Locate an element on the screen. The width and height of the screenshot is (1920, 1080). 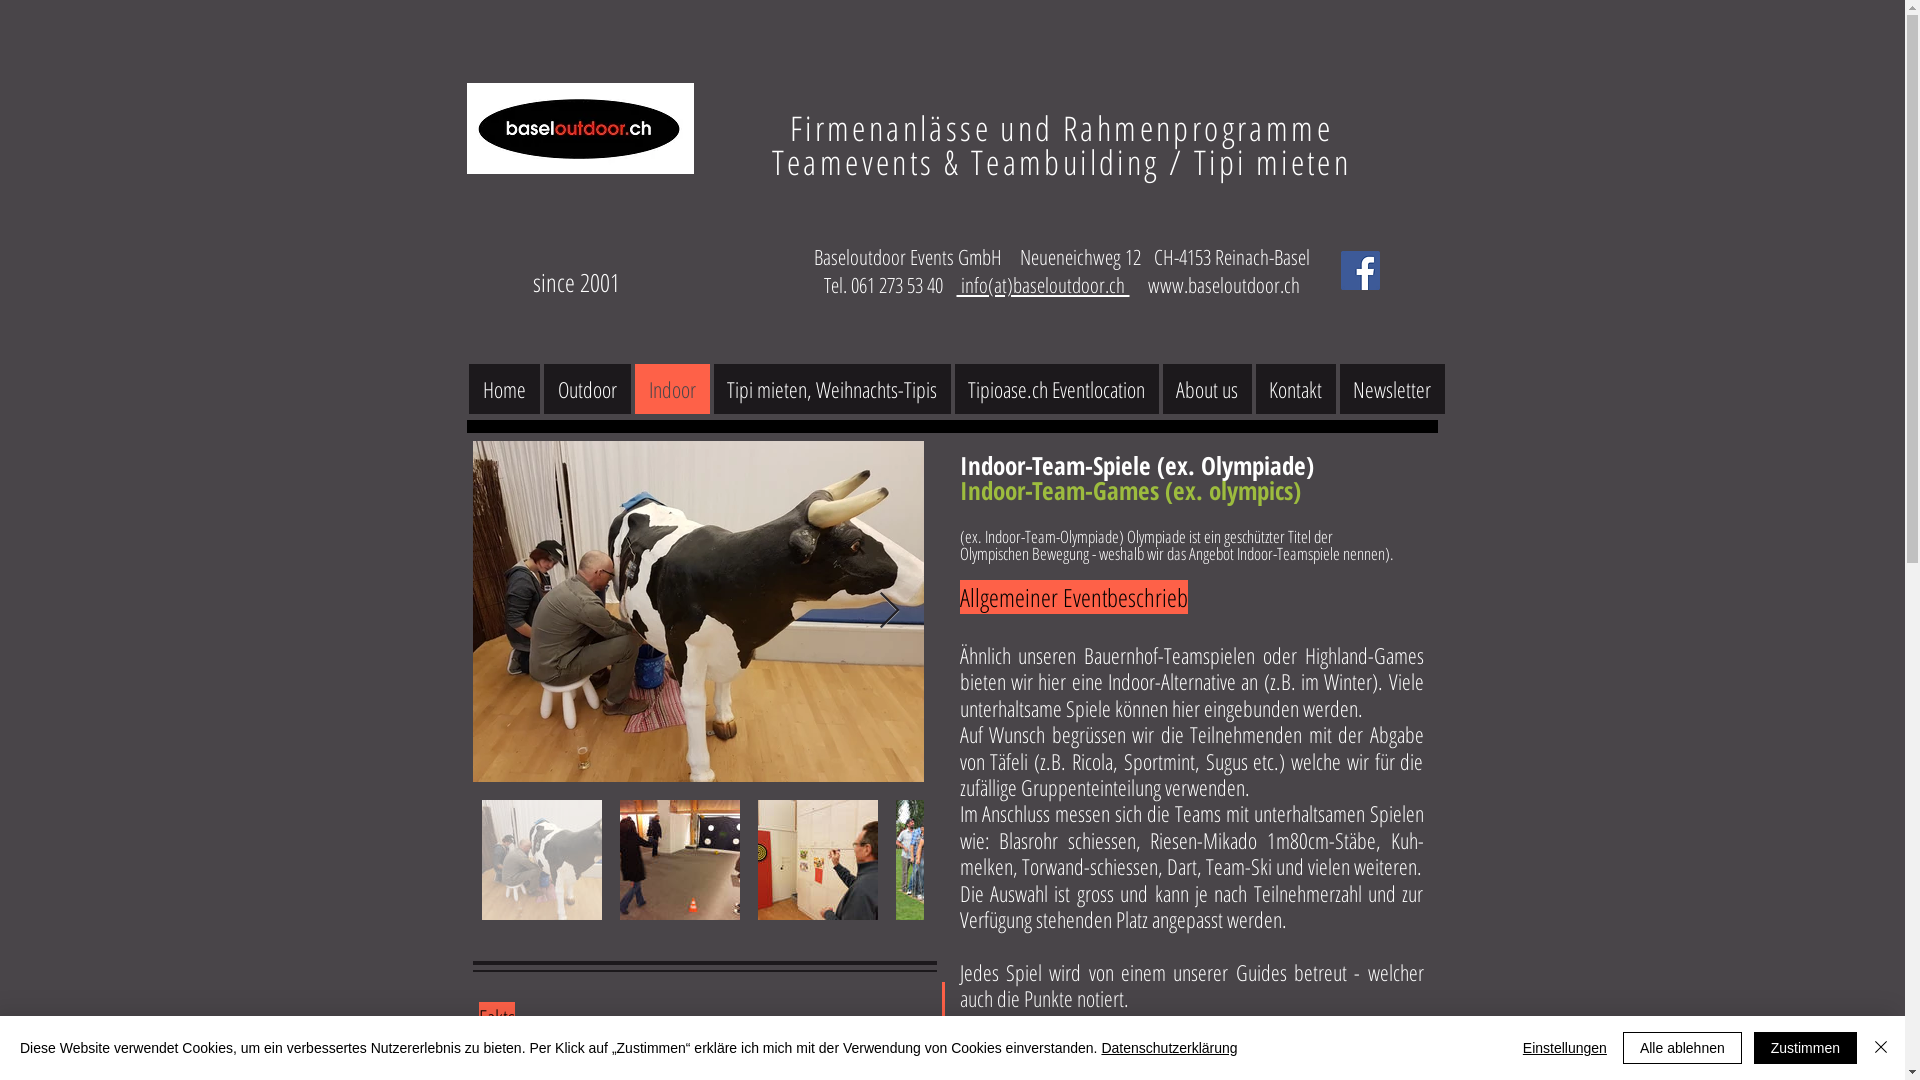
'Alle ablehnen' is located at coordinates (1681, 1047).